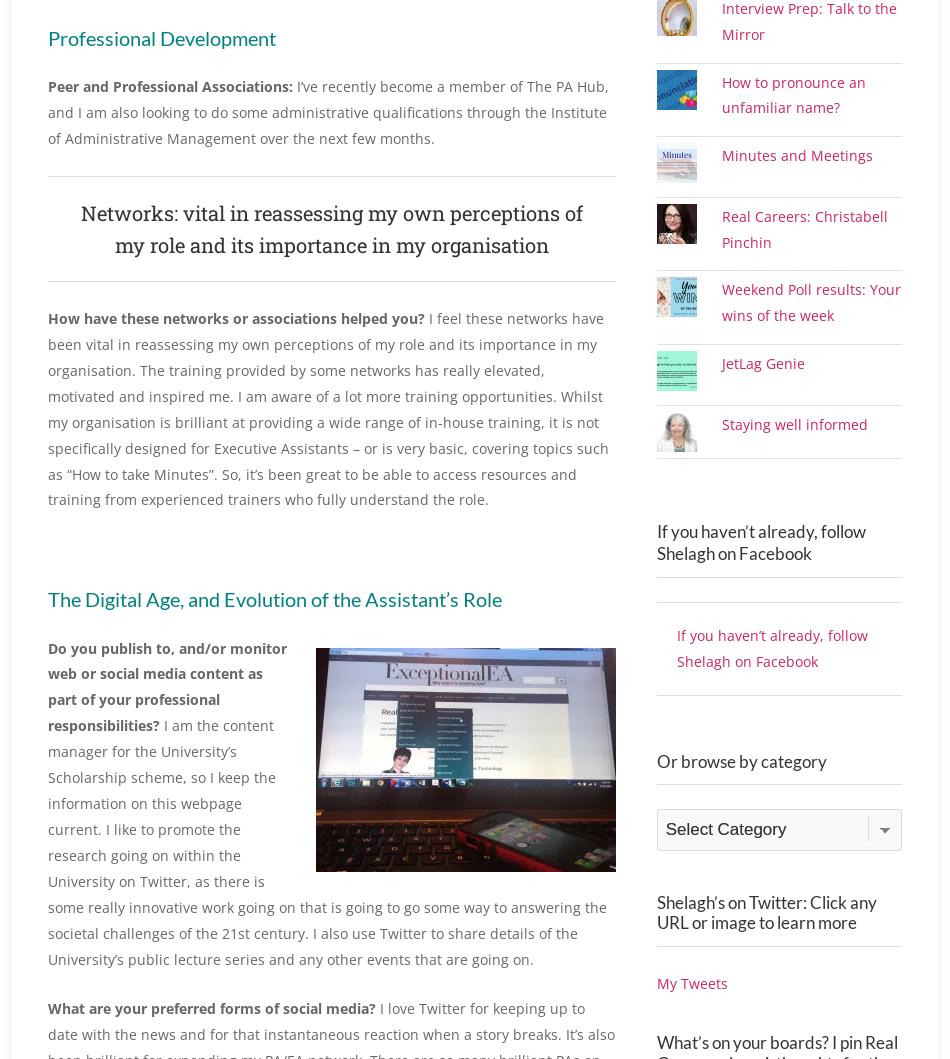 Image resolution: width=950 pixels, height=1059 pixels. What do you see at coordinates (793, 469) in the screenshot?
I see `'Staying well informed'` at bounding box center [793, 469].